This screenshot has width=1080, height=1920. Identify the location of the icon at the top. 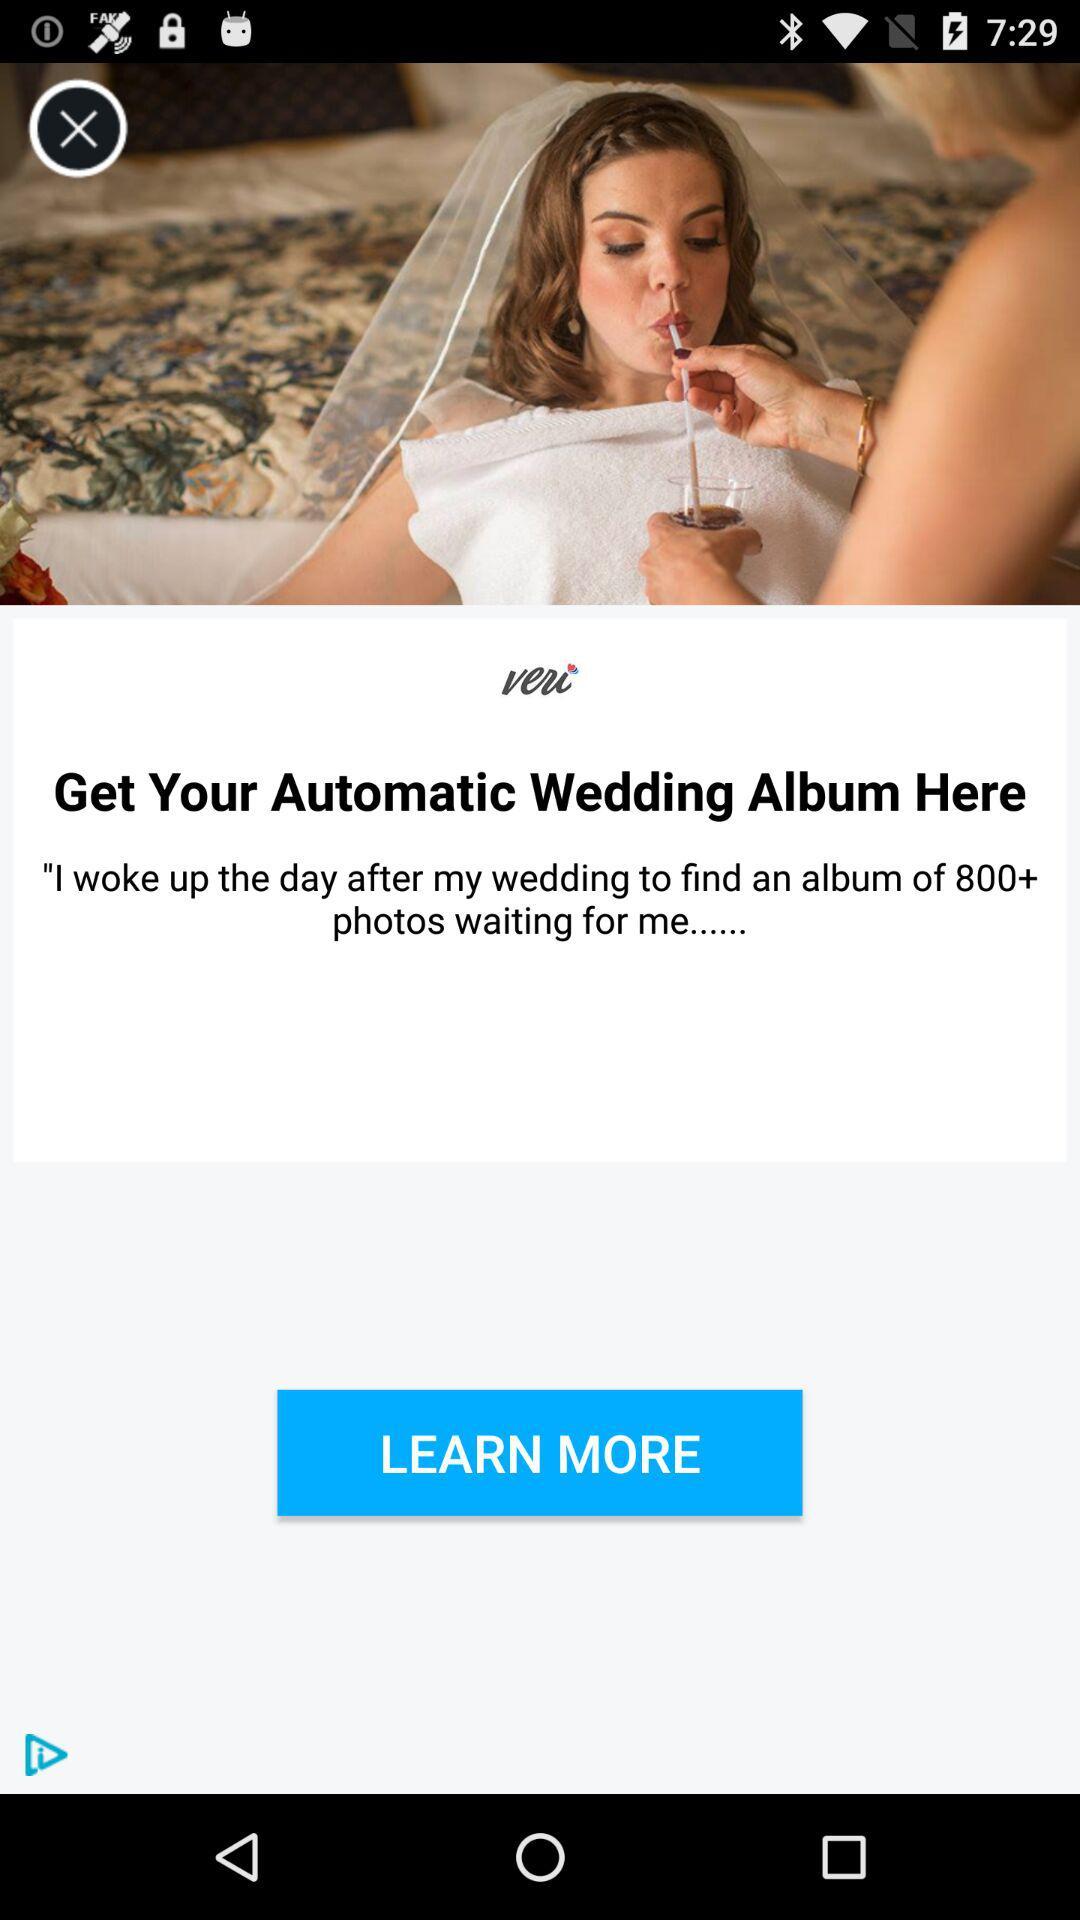
(540, 334).